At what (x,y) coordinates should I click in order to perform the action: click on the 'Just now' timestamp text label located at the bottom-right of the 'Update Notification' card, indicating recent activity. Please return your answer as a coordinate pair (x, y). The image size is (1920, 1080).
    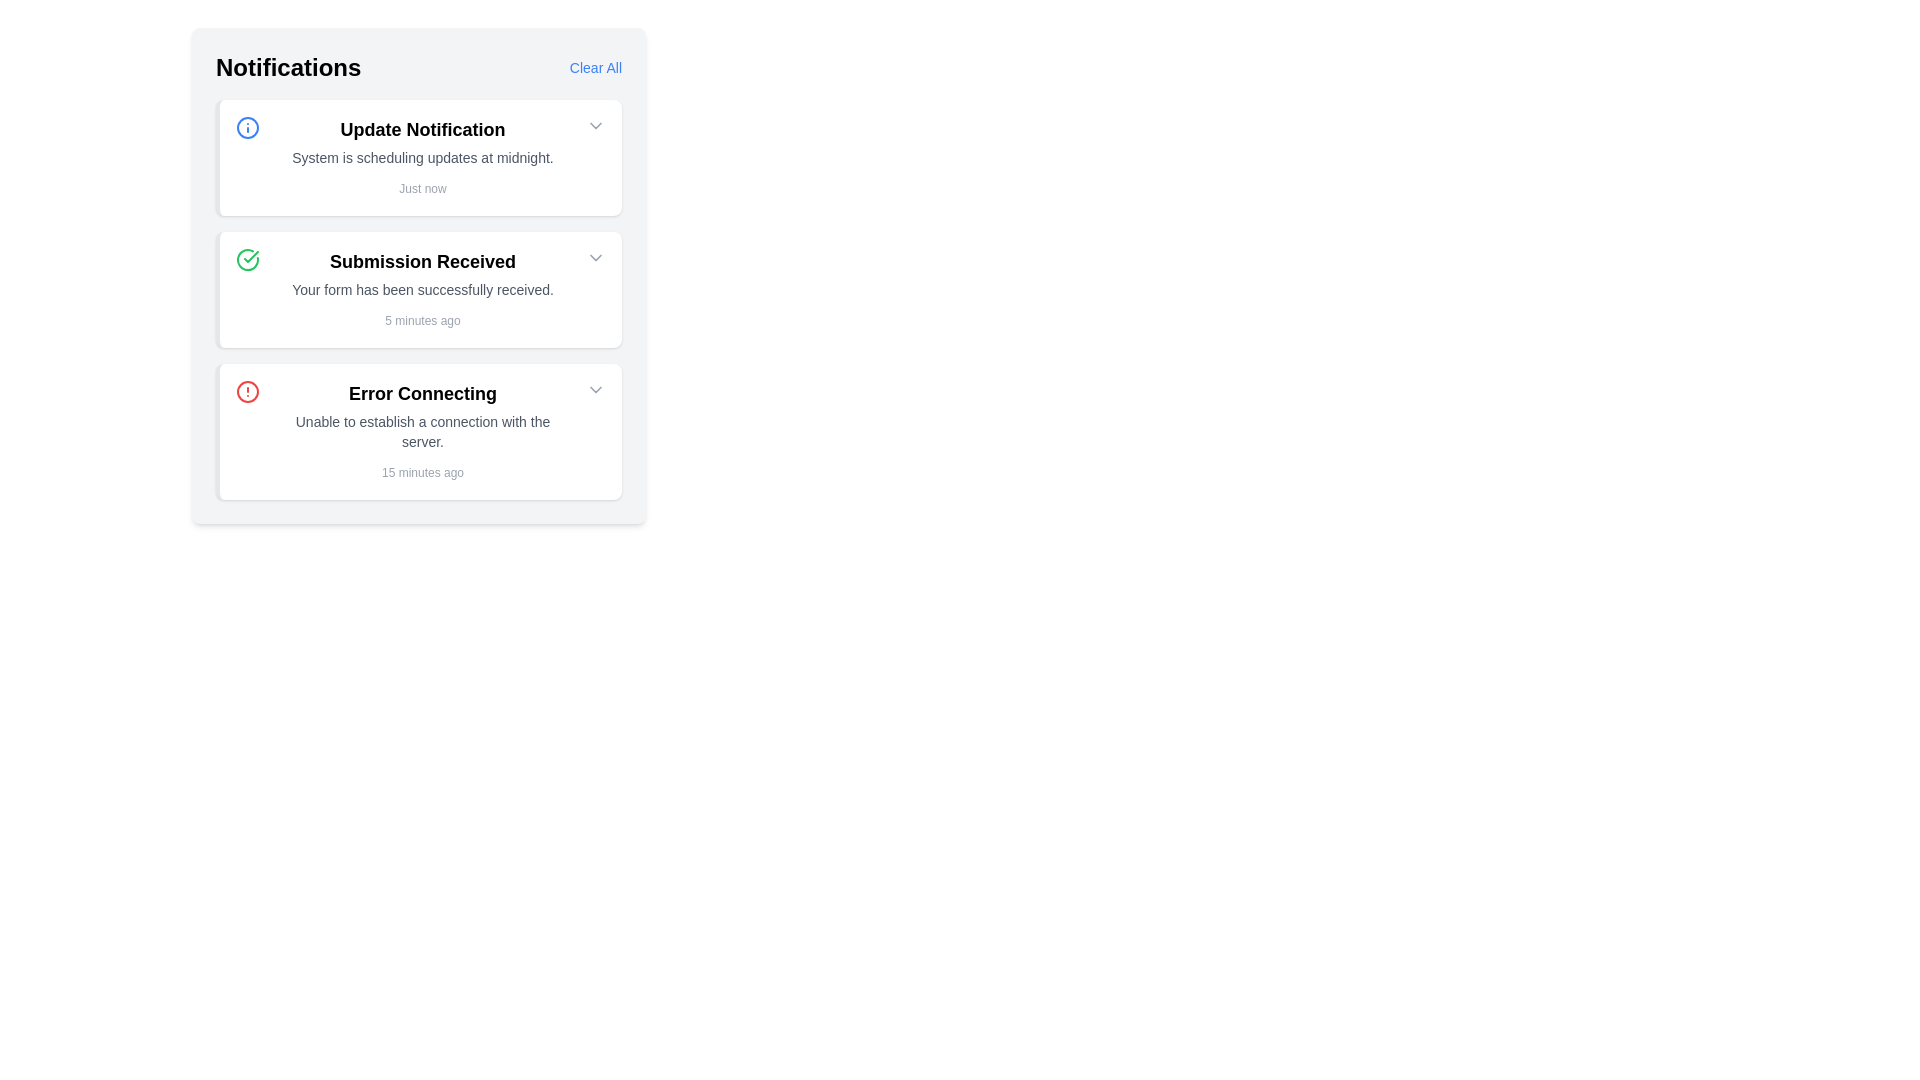
    Looking at the image, I should click on (421, 189).